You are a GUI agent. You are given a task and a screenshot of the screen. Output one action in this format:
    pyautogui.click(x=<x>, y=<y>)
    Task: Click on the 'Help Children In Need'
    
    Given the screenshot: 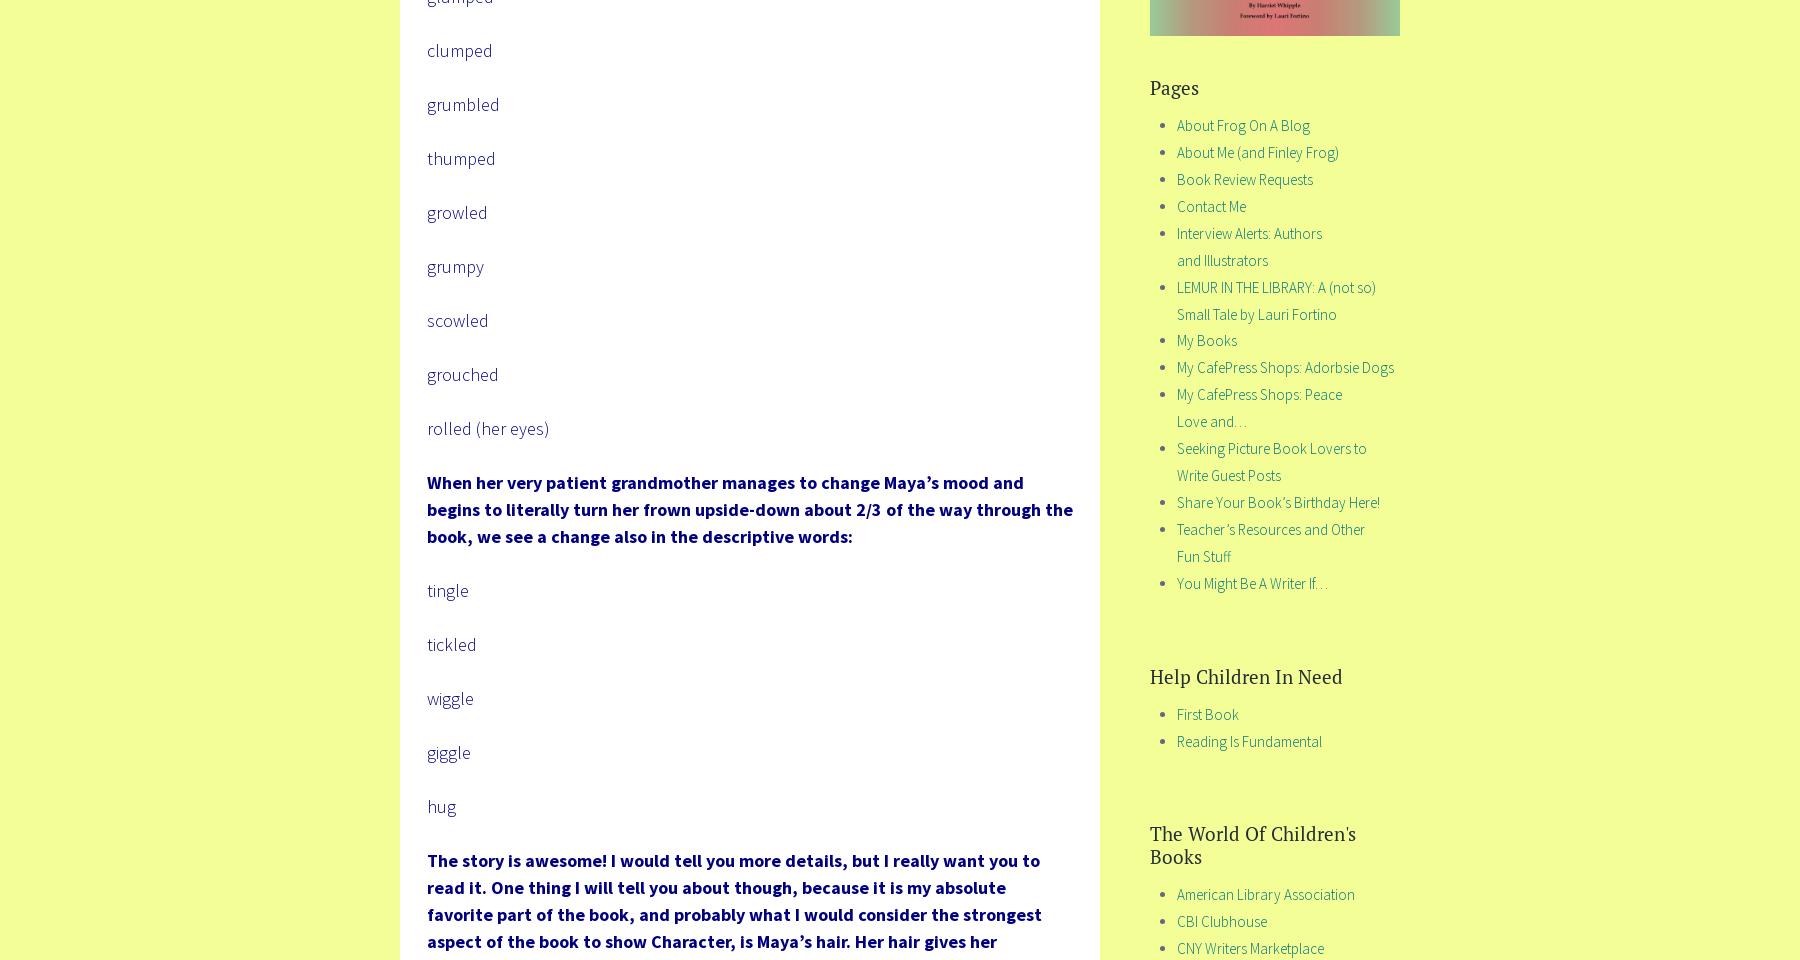 What is the action you would take?
    pyautogui.click(x=1246, y=675)
    